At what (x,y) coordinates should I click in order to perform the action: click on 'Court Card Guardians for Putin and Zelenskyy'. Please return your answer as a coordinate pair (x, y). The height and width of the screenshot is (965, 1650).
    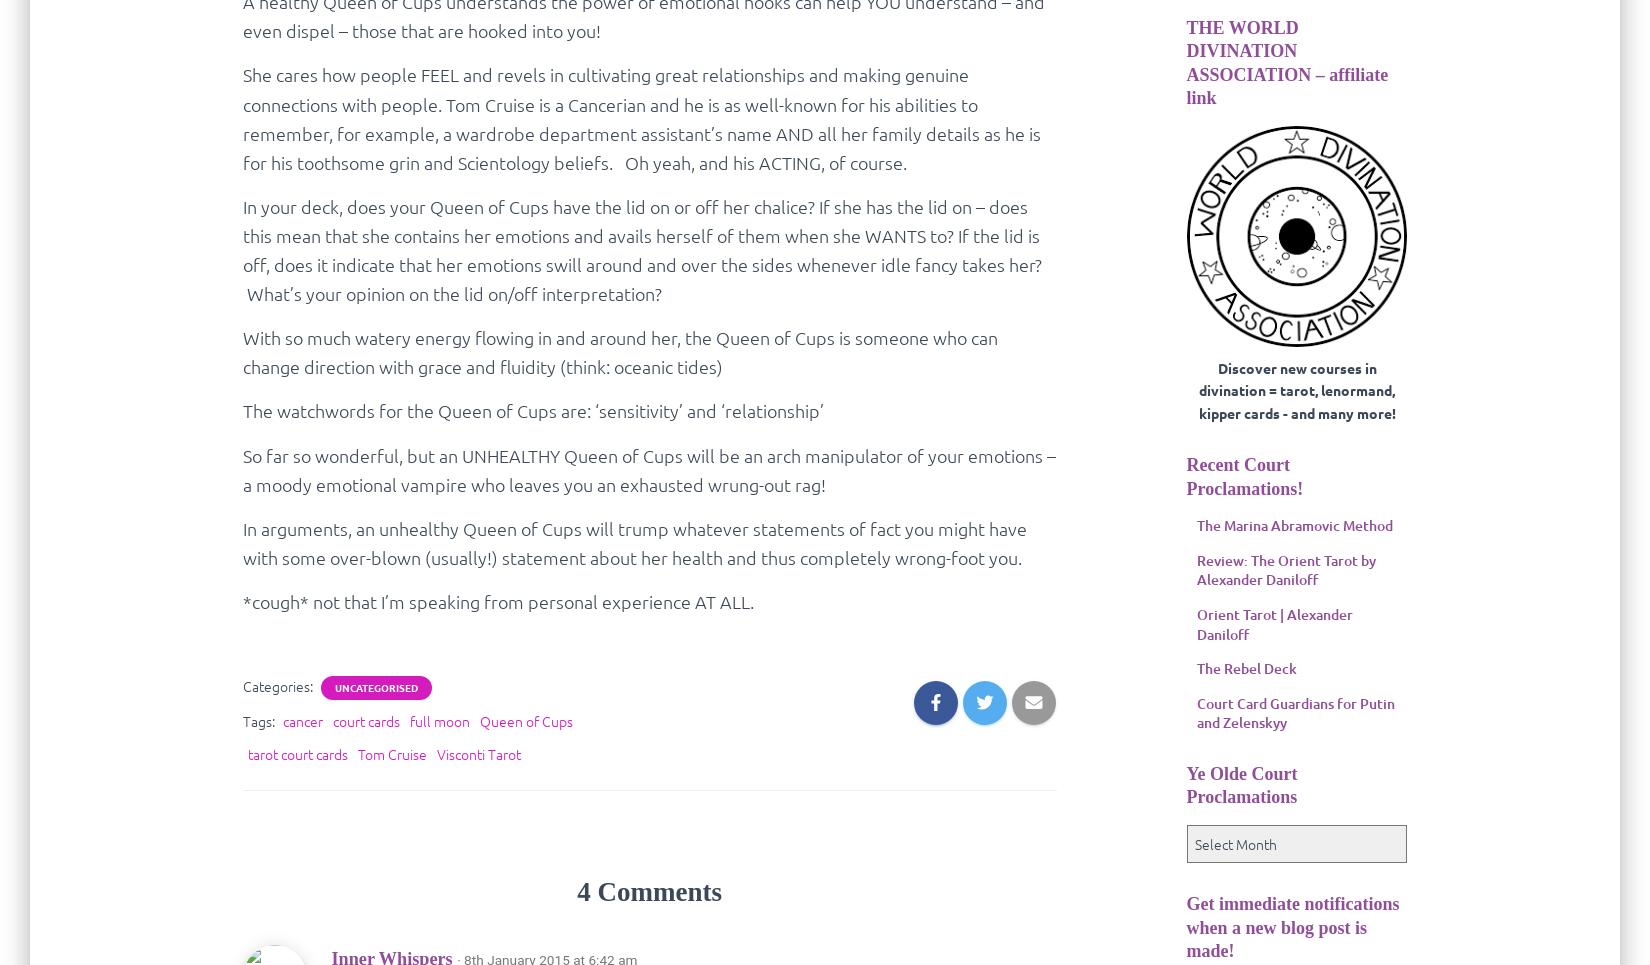
    Looking at the image, I should click on (1293, 712).